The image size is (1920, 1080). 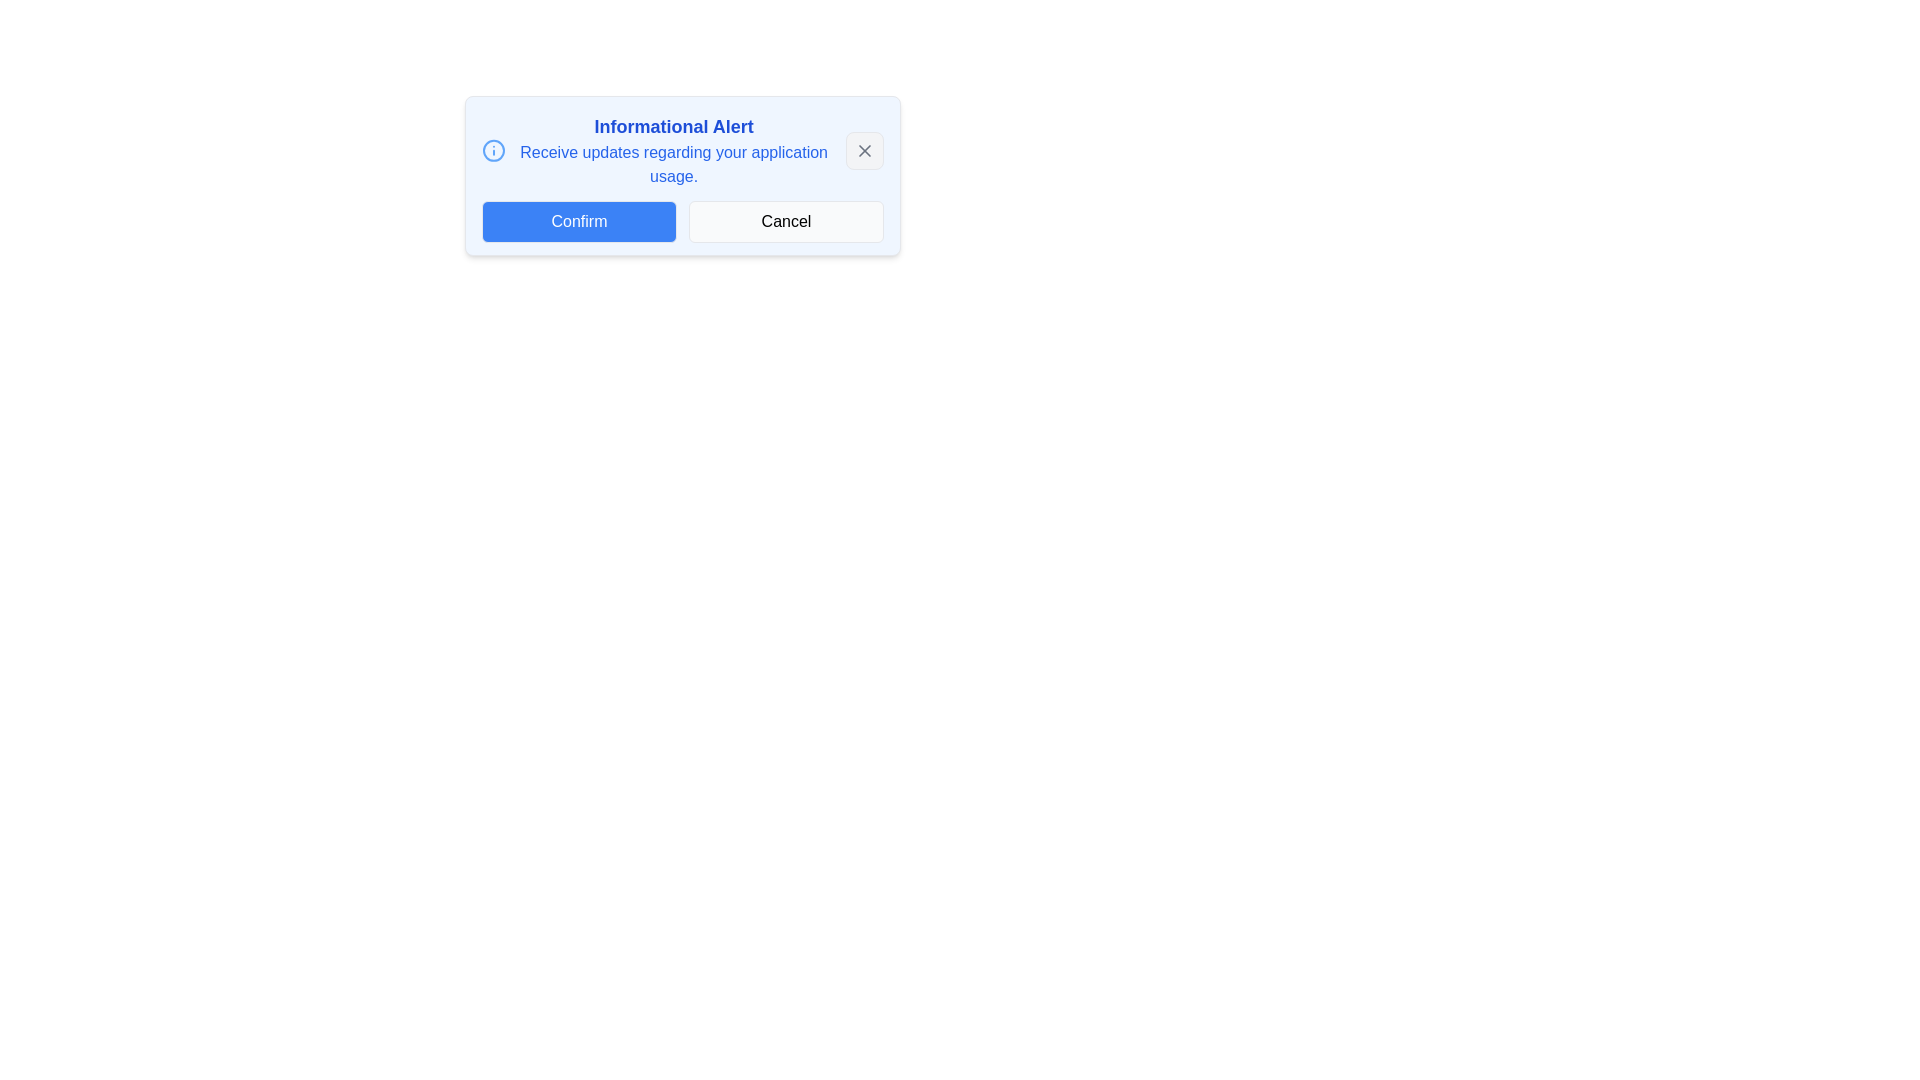 I want to click on the decorative circle within the informational alert icon located to the left of the title 'Informational Alert' in the modal dialog box, so click(x=494, y=149).